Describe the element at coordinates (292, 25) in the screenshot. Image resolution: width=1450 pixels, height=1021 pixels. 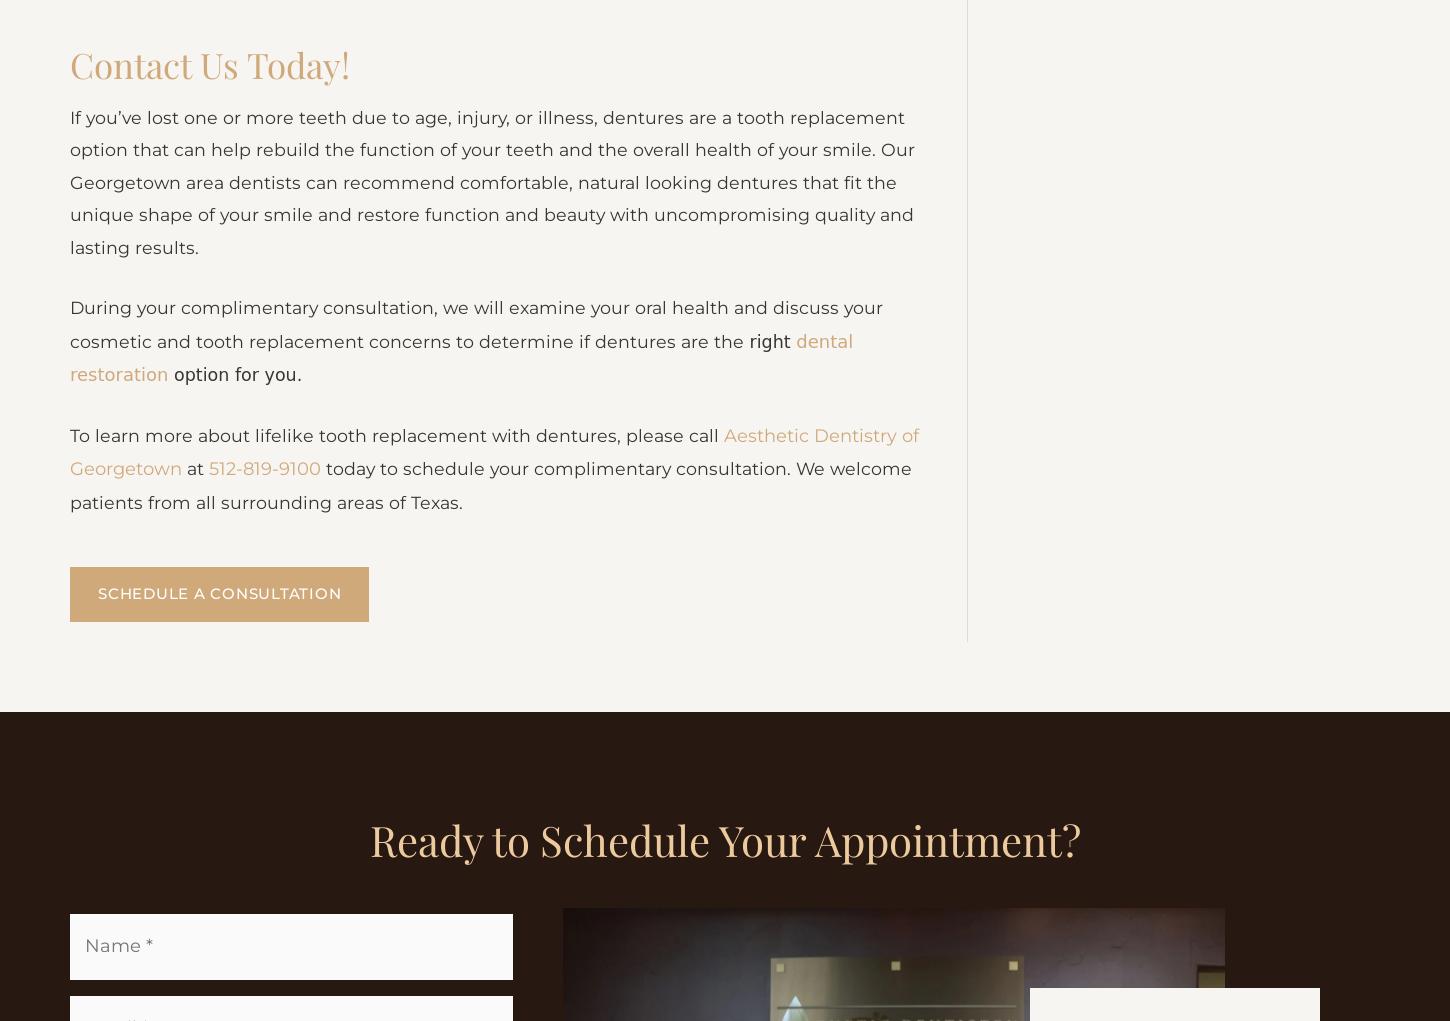
I see `'What happens if I sleep with my Dentures in?'` at that location.